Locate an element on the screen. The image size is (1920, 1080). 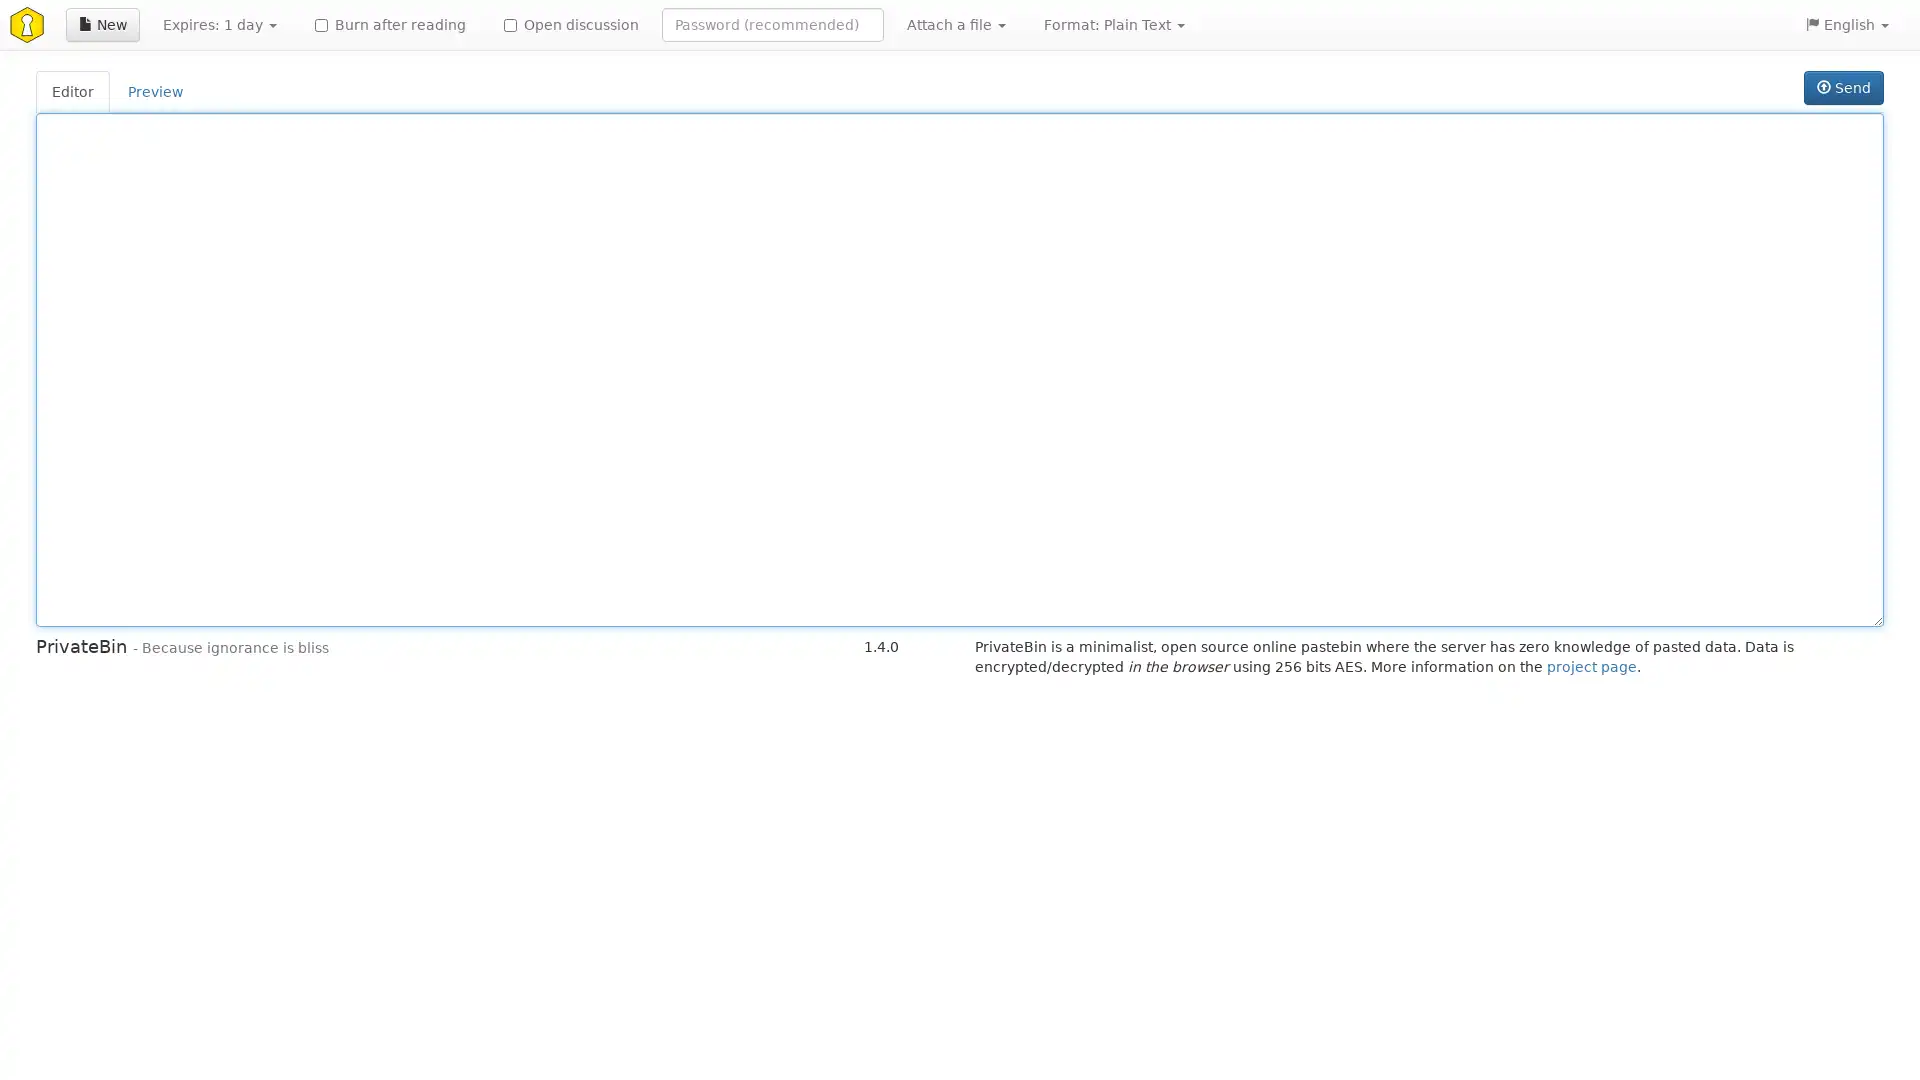
Send is located at coordinates (1842, 87).